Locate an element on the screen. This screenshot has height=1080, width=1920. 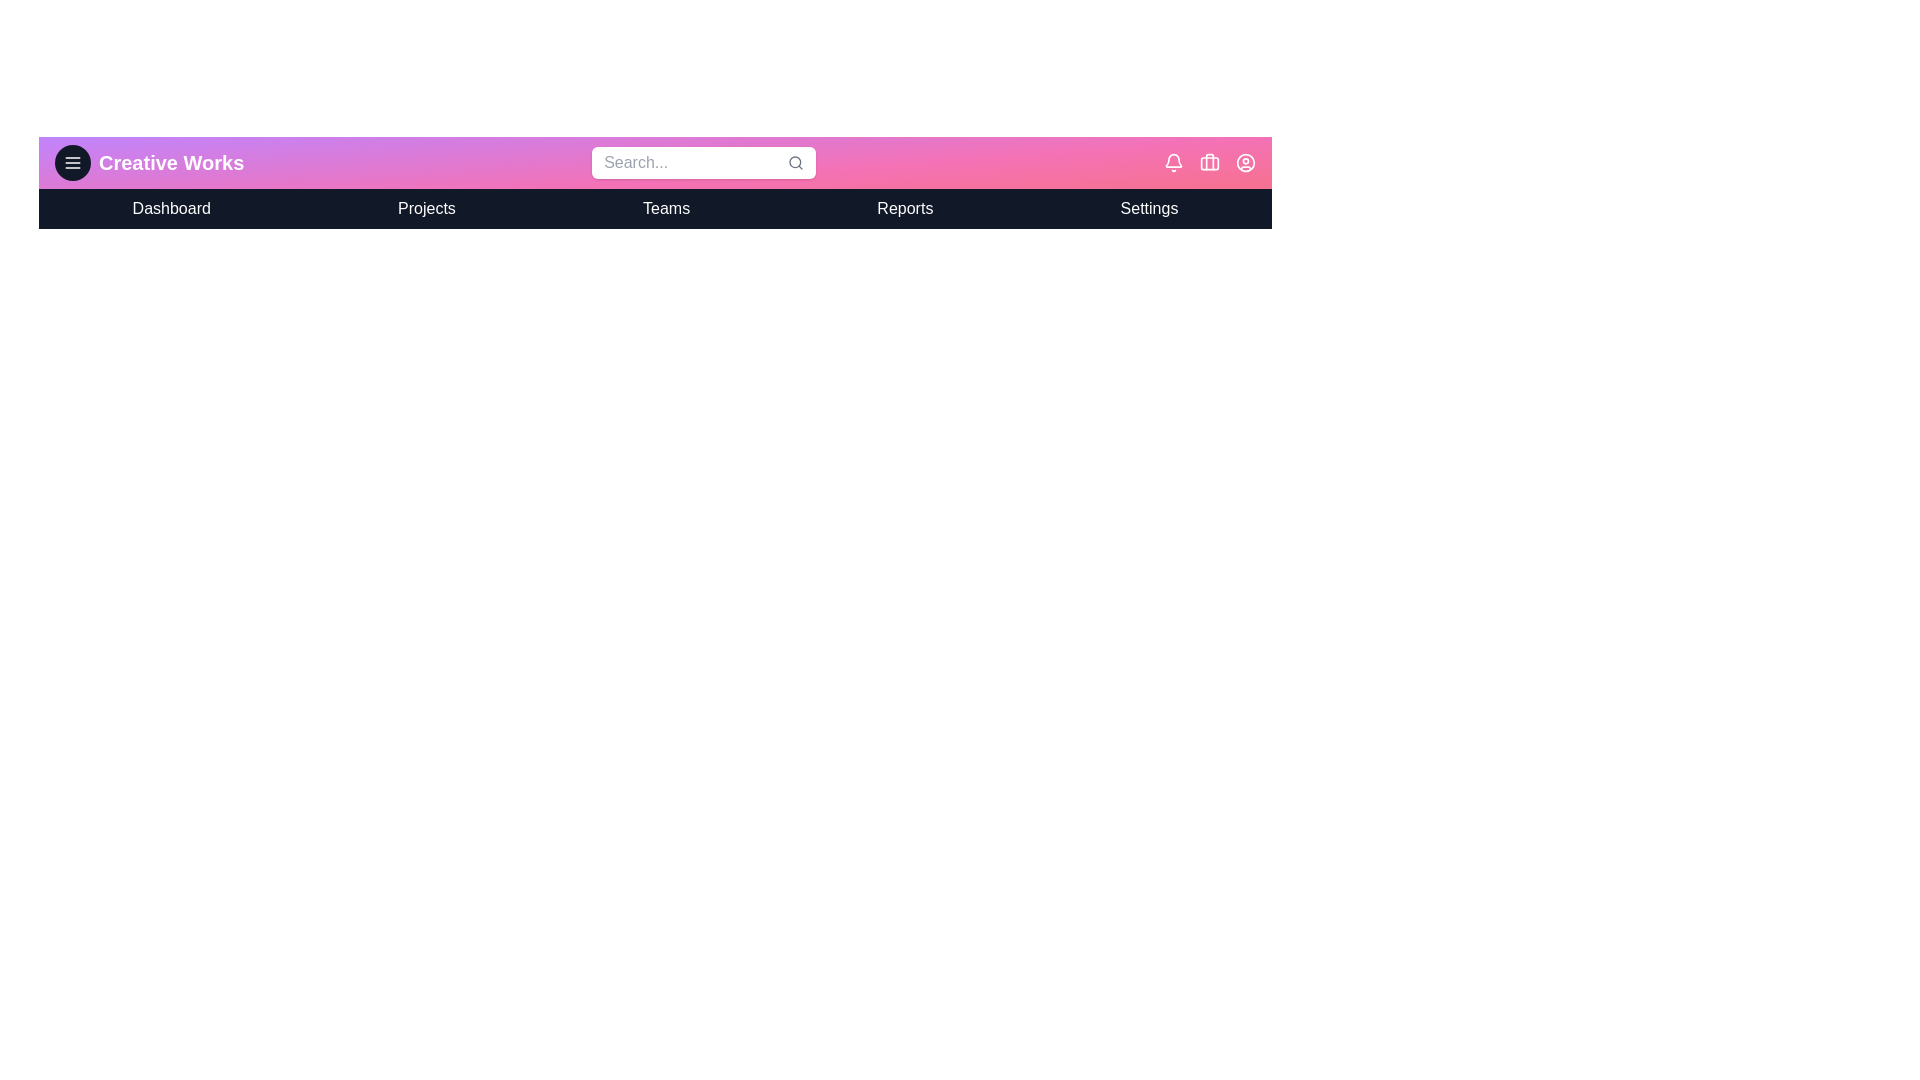
the user icon to view user-related options is located at coordinates (1244, 161).